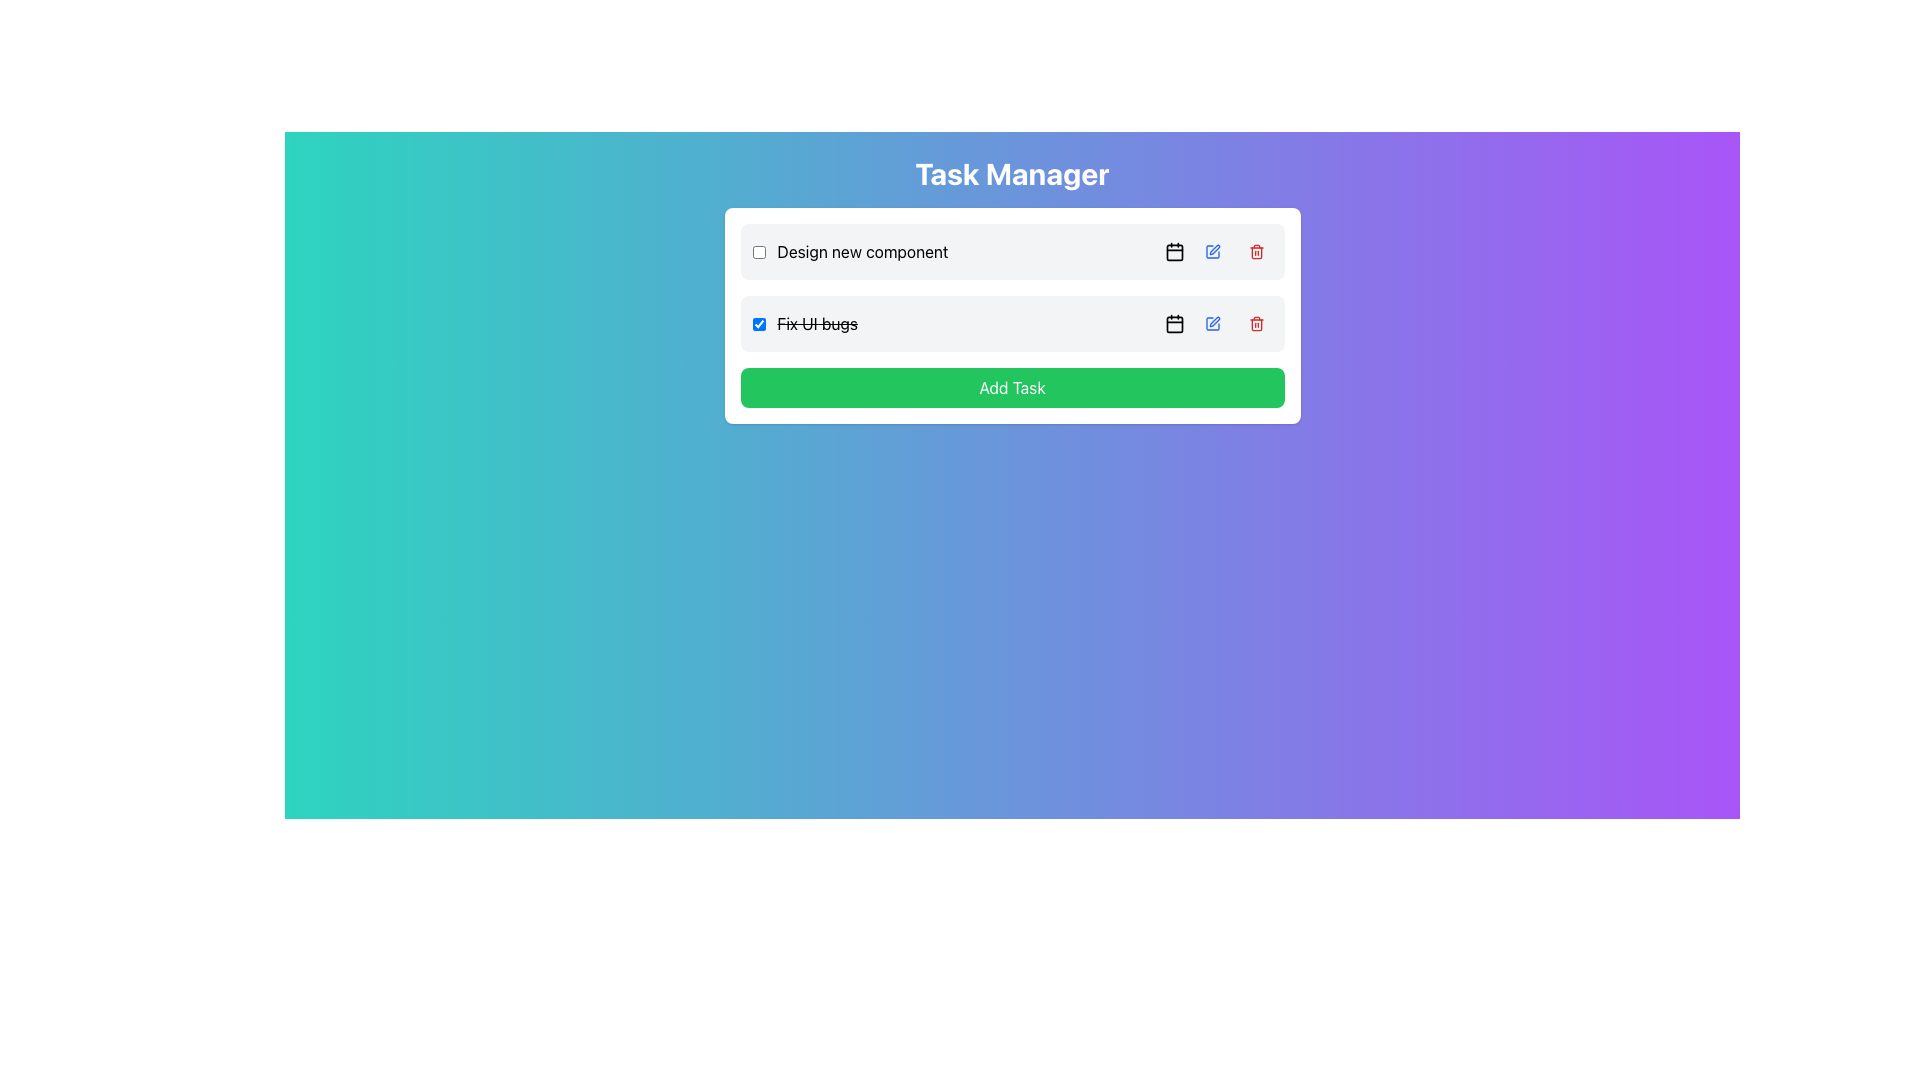 Image resolution: width=1920 pixels, height=1080 pixels. I want to click on the editing icon button located to the right of the calendar icon in the task box for 'Fix UI bugs', so click(1213, 320).